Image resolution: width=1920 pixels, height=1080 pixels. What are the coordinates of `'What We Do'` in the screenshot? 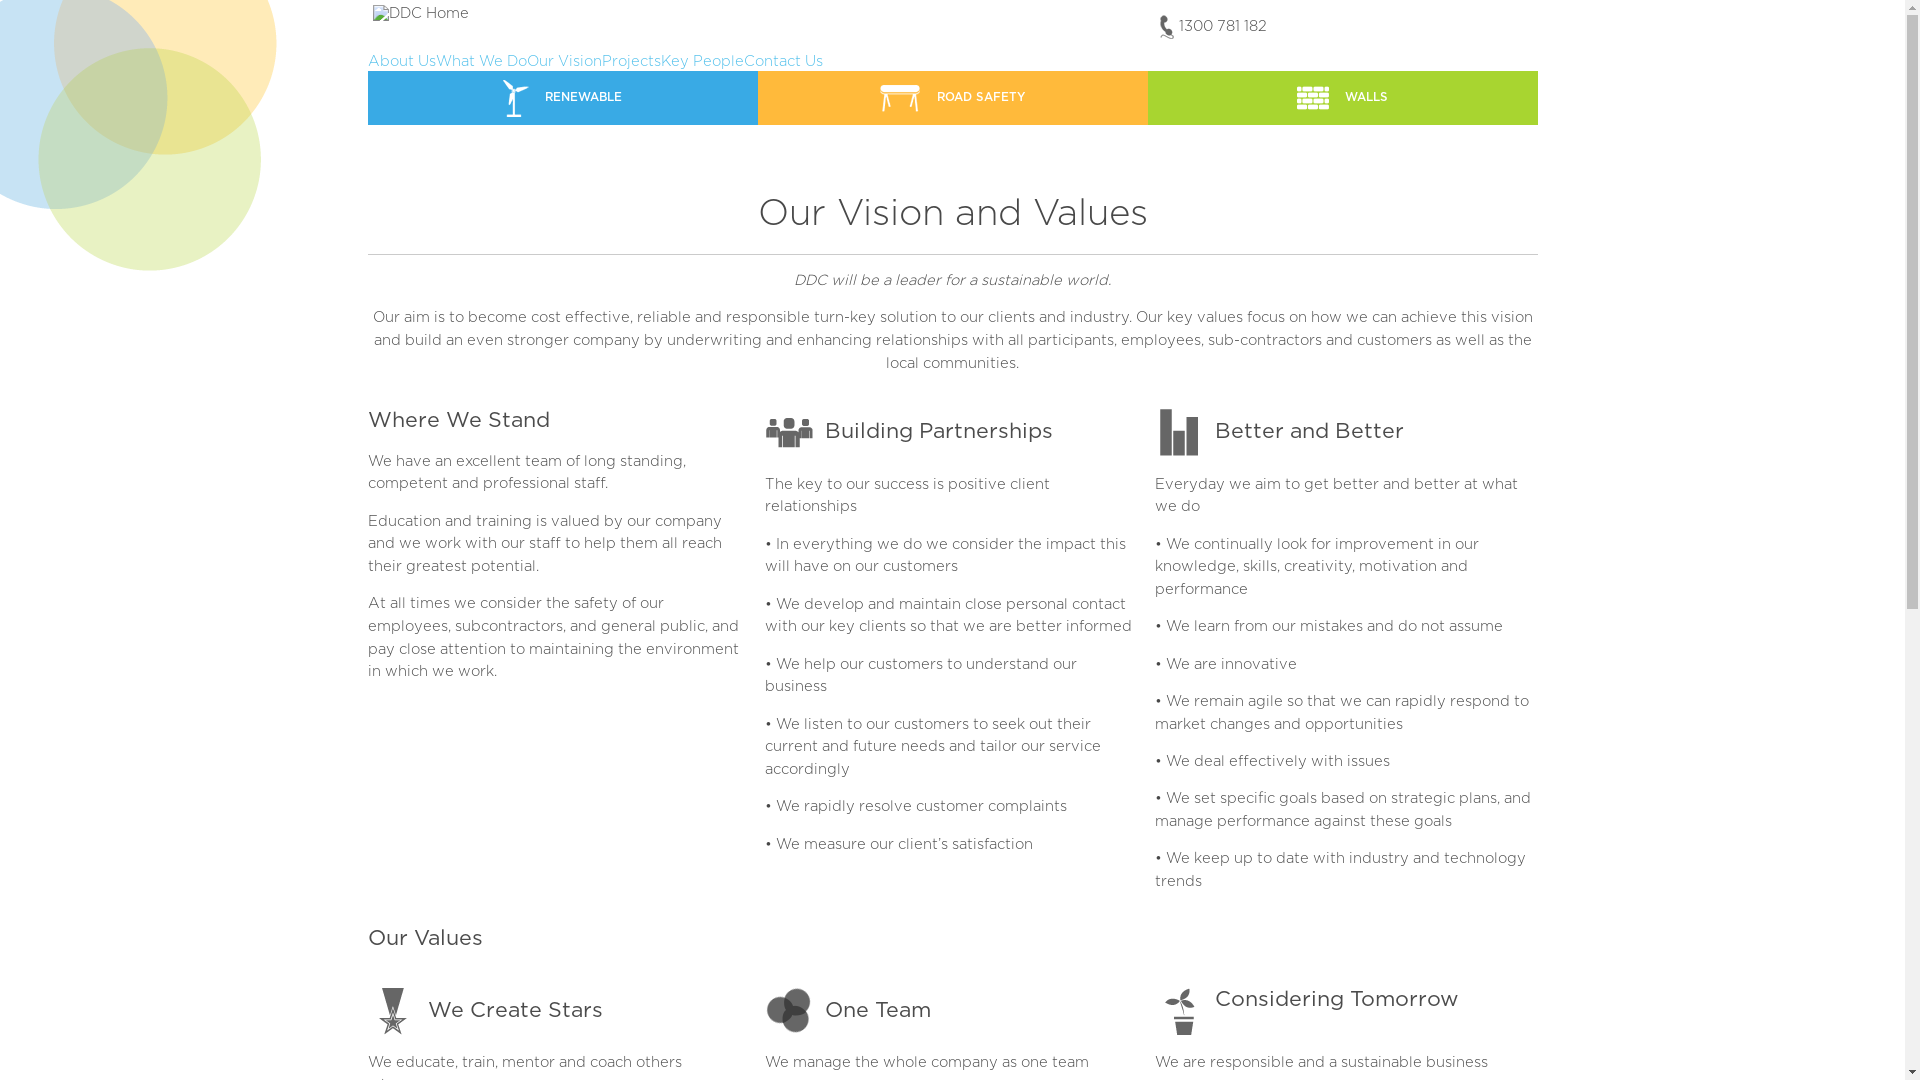 It's located at (481, 60).